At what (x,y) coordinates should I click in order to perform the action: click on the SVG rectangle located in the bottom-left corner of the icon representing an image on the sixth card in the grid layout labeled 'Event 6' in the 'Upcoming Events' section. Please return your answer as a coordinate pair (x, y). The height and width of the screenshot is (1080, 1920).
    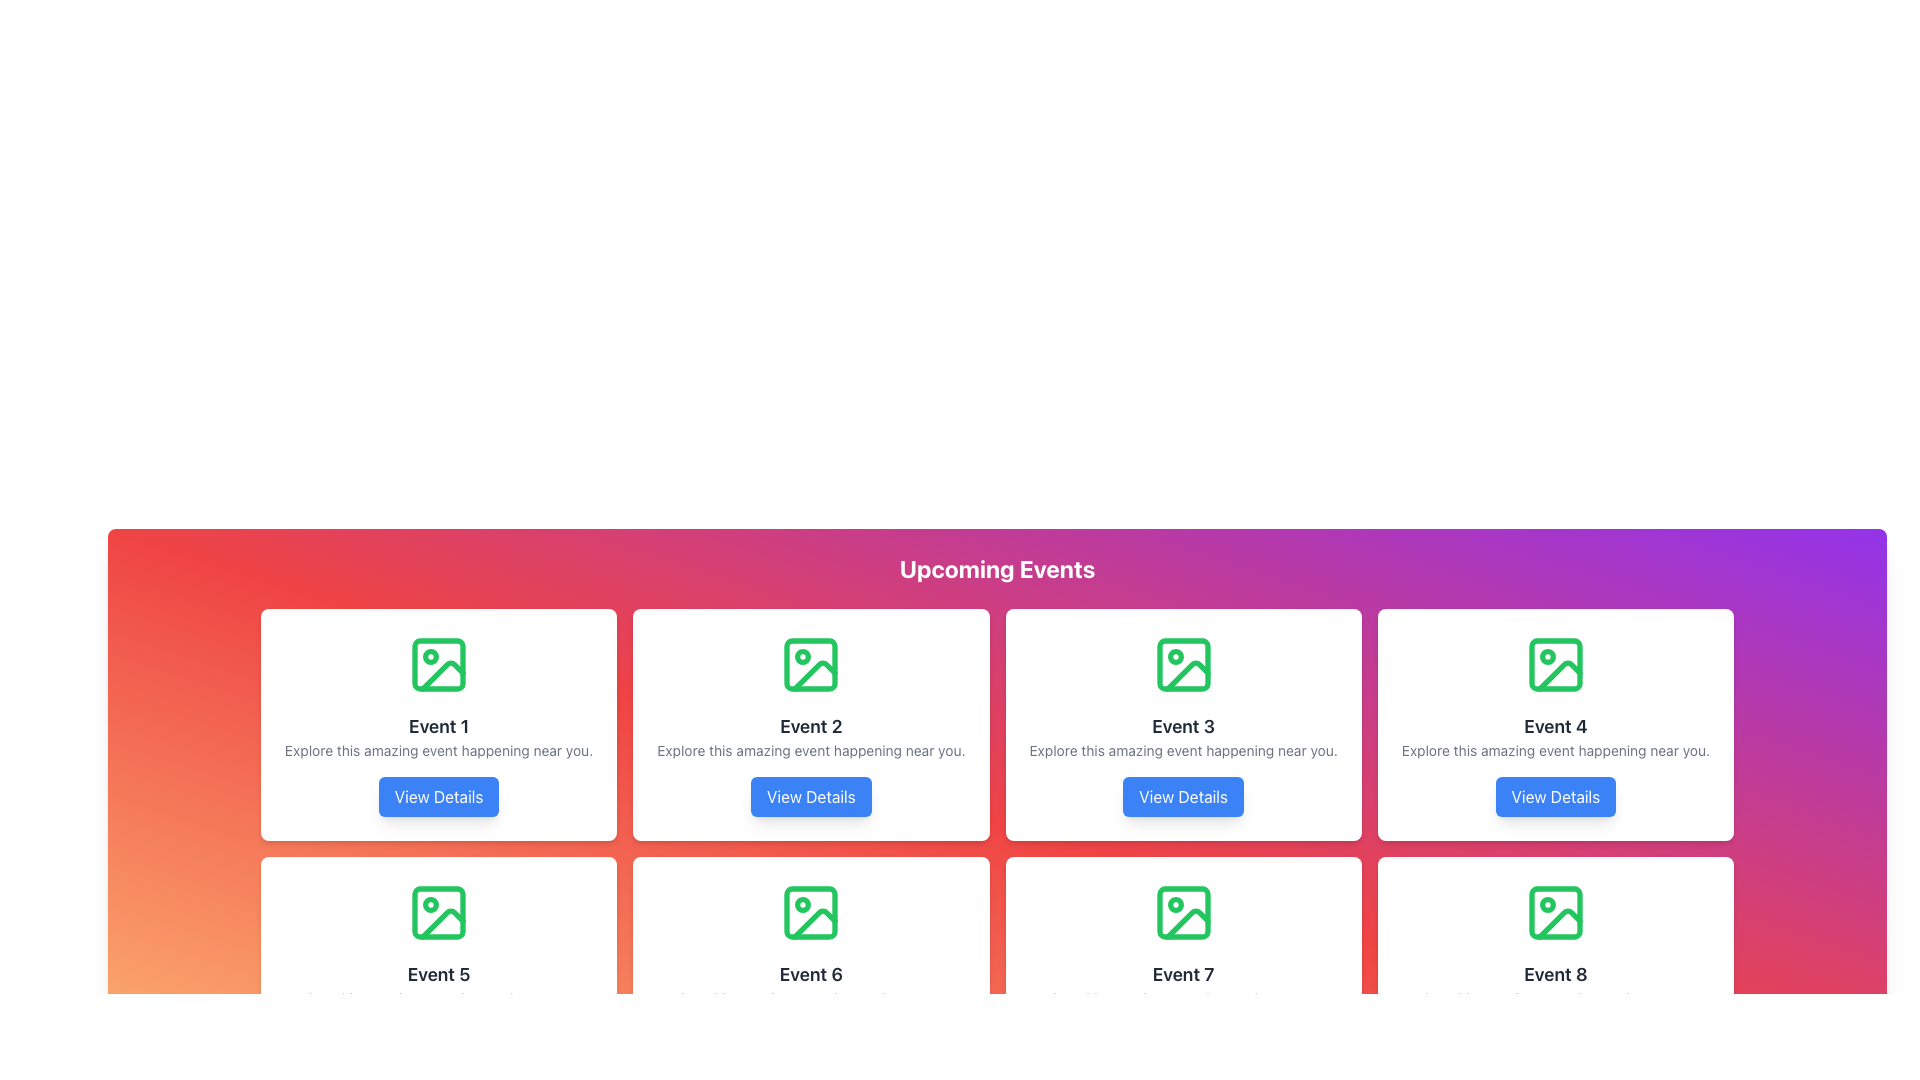
    Looking at the image, I should click on (811, 913).